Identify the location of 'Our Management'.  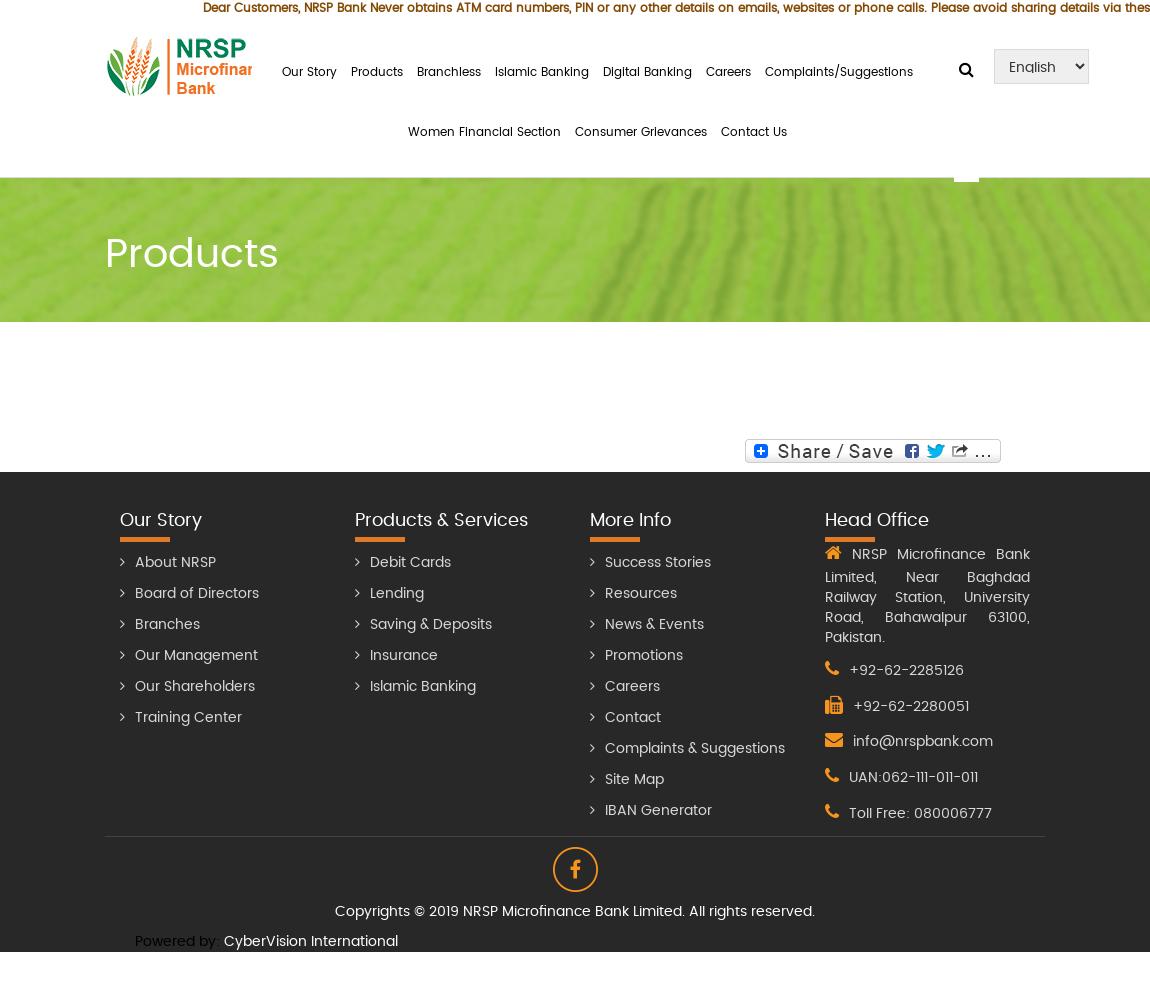
(195, 655).